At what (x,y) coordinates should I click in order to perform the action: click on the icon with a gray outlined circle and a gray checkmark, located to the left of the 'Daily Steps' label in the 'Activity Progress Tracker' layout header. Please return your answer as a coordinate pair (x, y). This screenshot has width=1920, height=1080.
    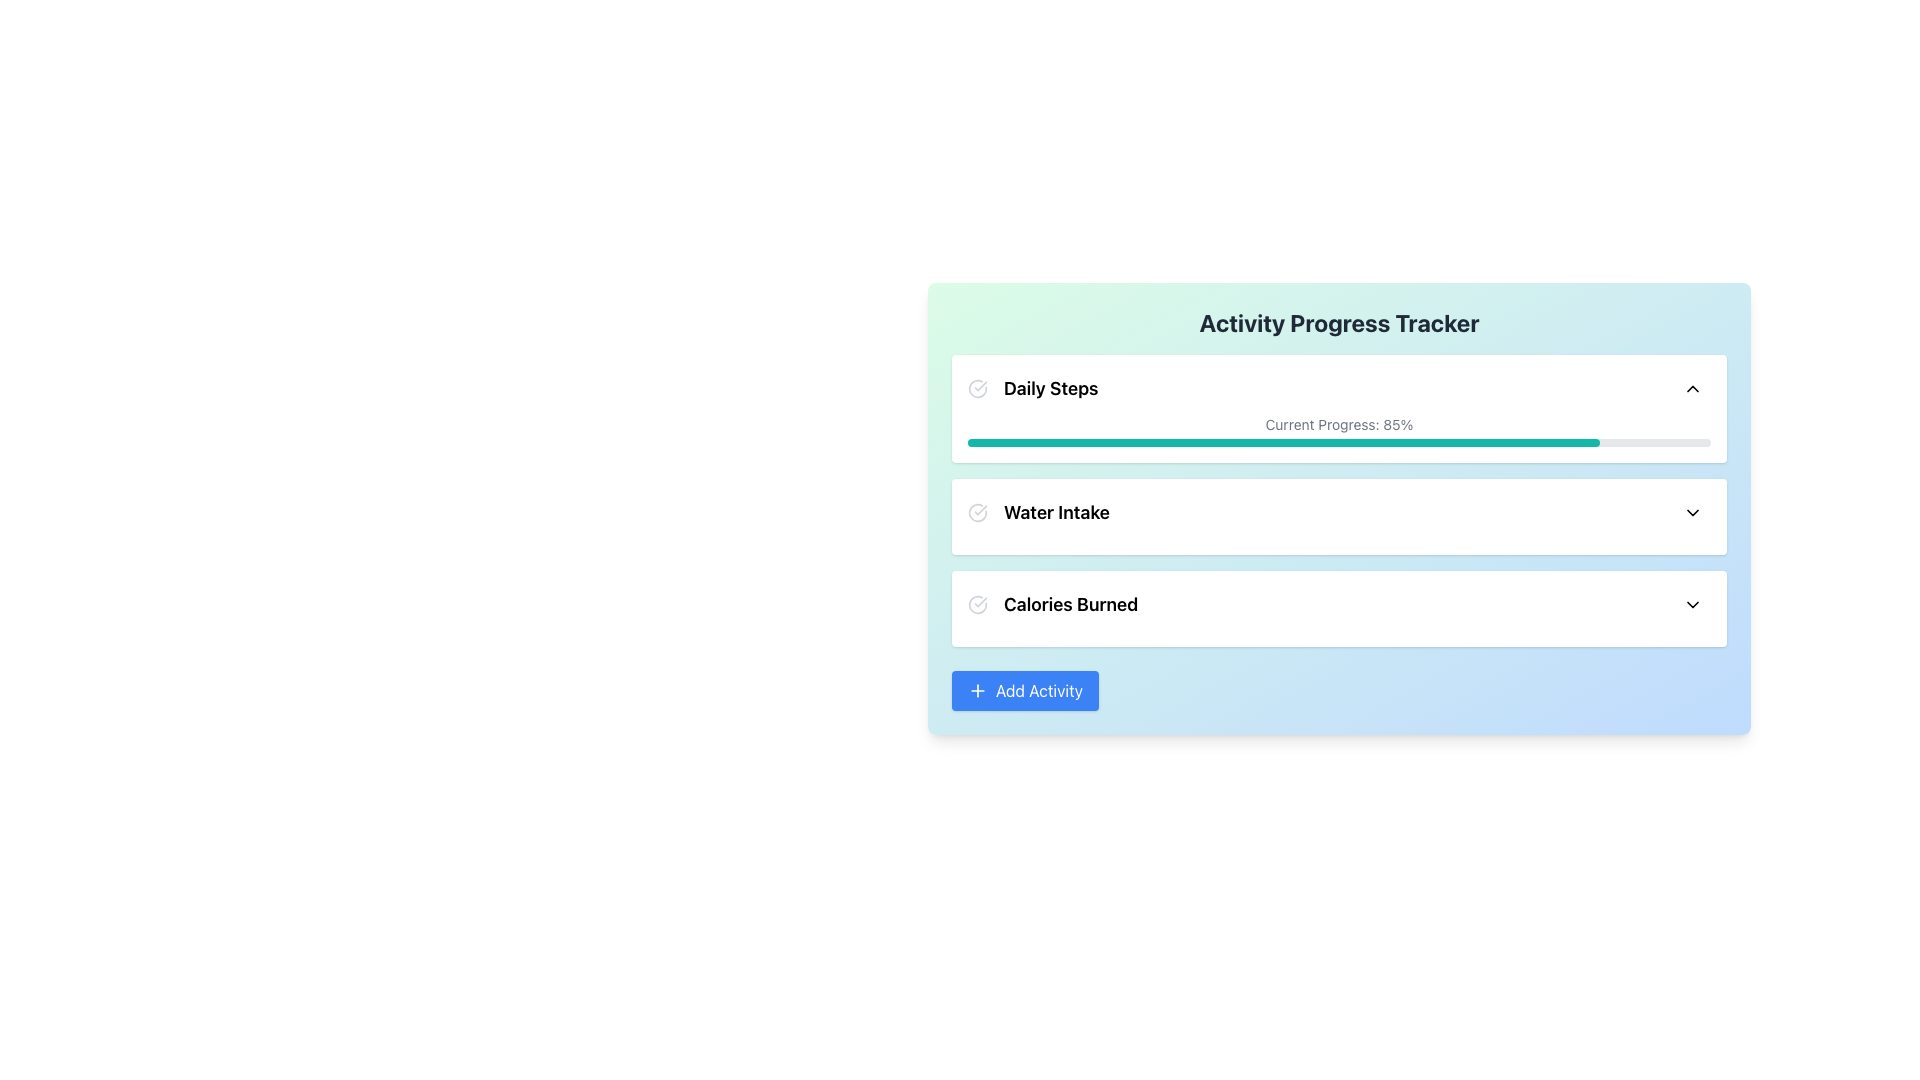
    Looking at the image, I should click on (978, 389).